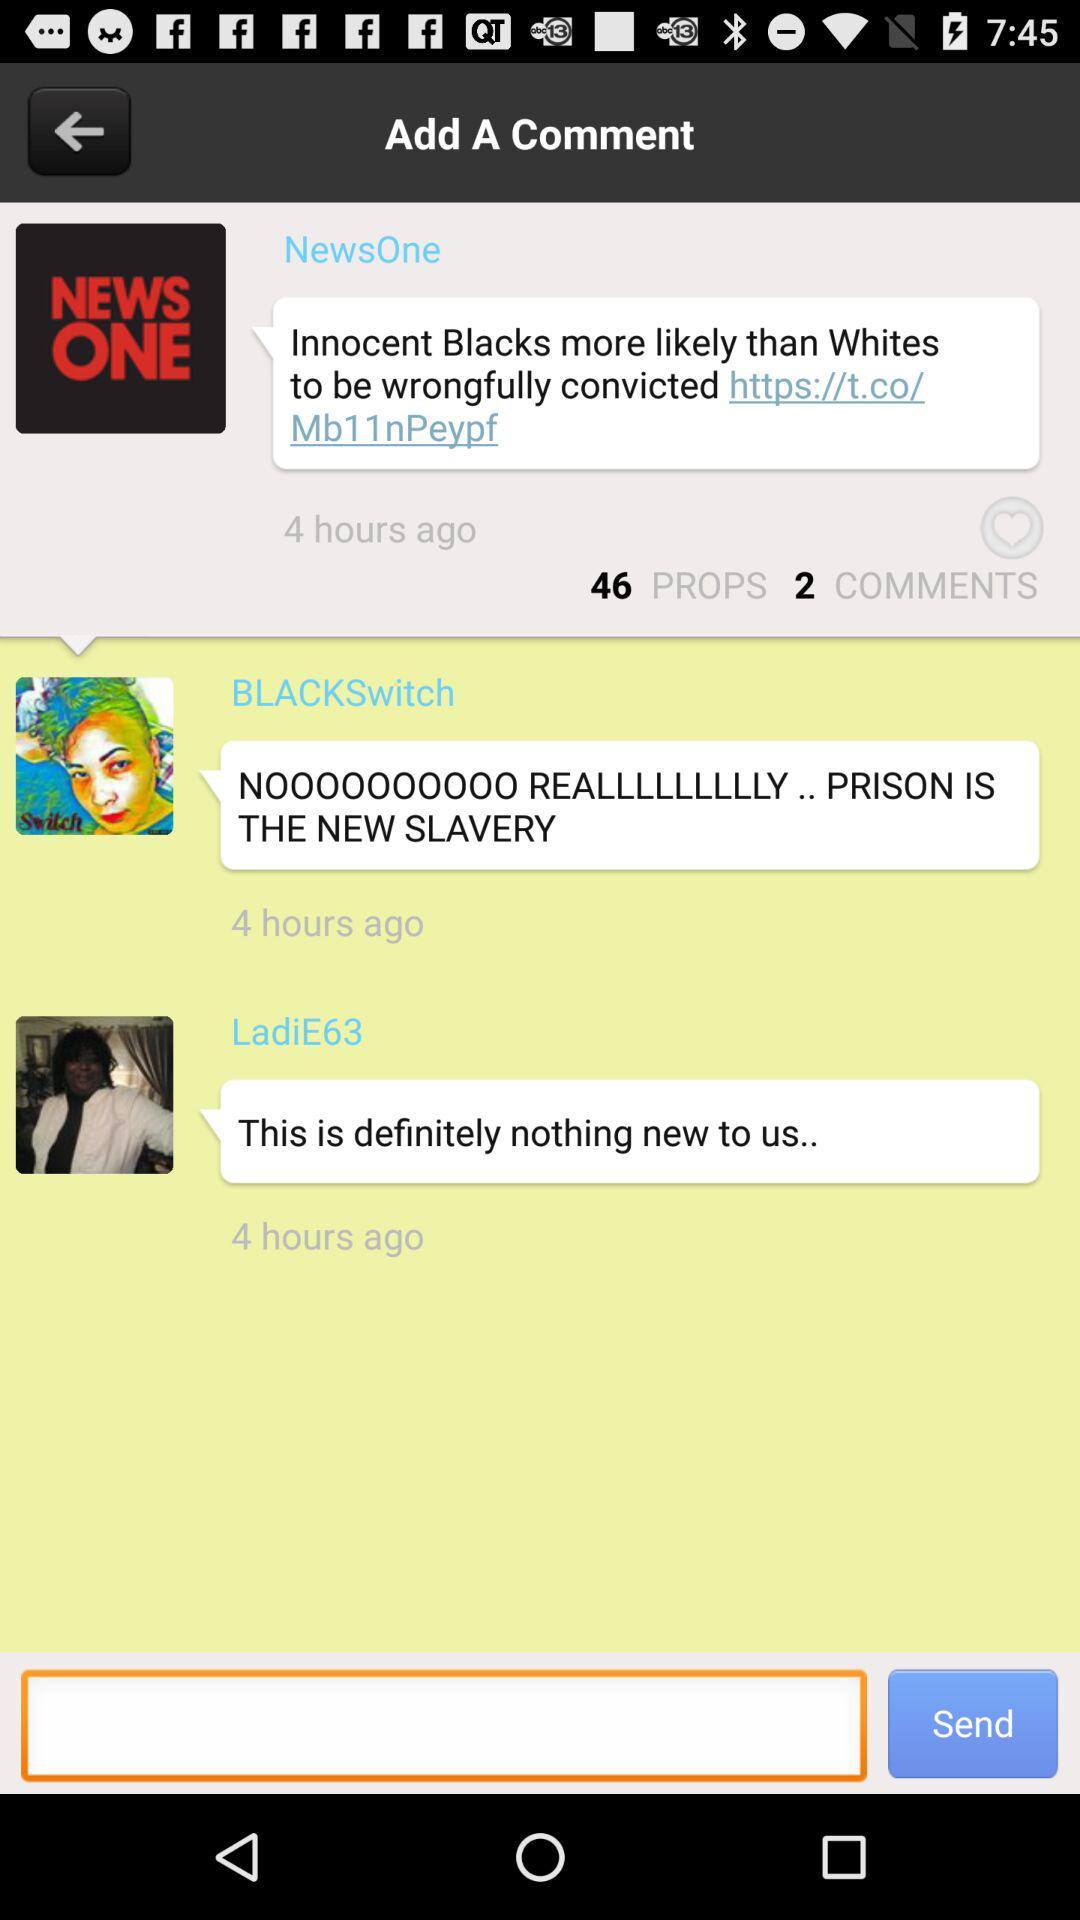 Image resolution: width=1080 pixels, height=1920 pixels. What do you see at coordinates (120, 328) in the screenshot?
I see `news one` at bounding box center [120, 328].